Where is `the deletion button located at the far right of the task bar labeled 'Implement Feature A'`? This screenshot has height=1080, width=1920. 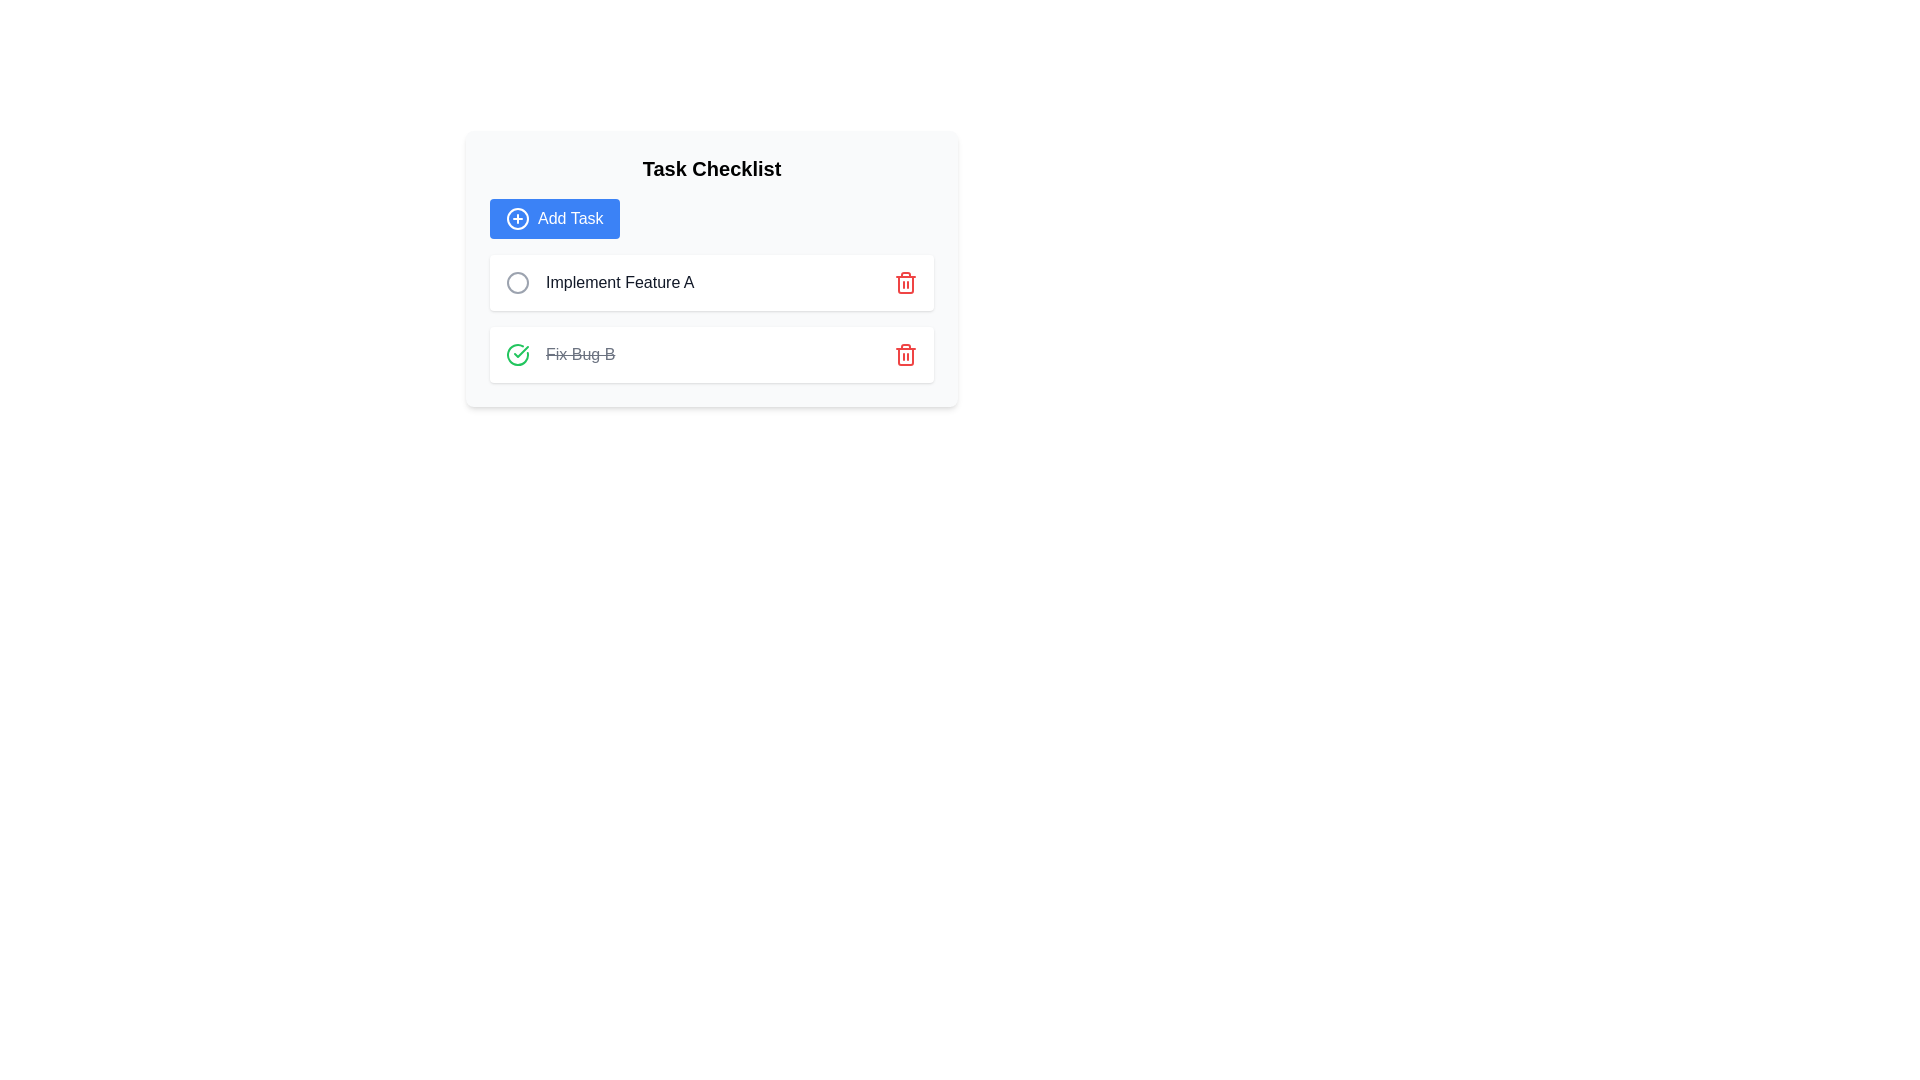 the deletion button located at the far right of the task bar labeled 'Implement Feature A' is located at coordinates (905, 282).